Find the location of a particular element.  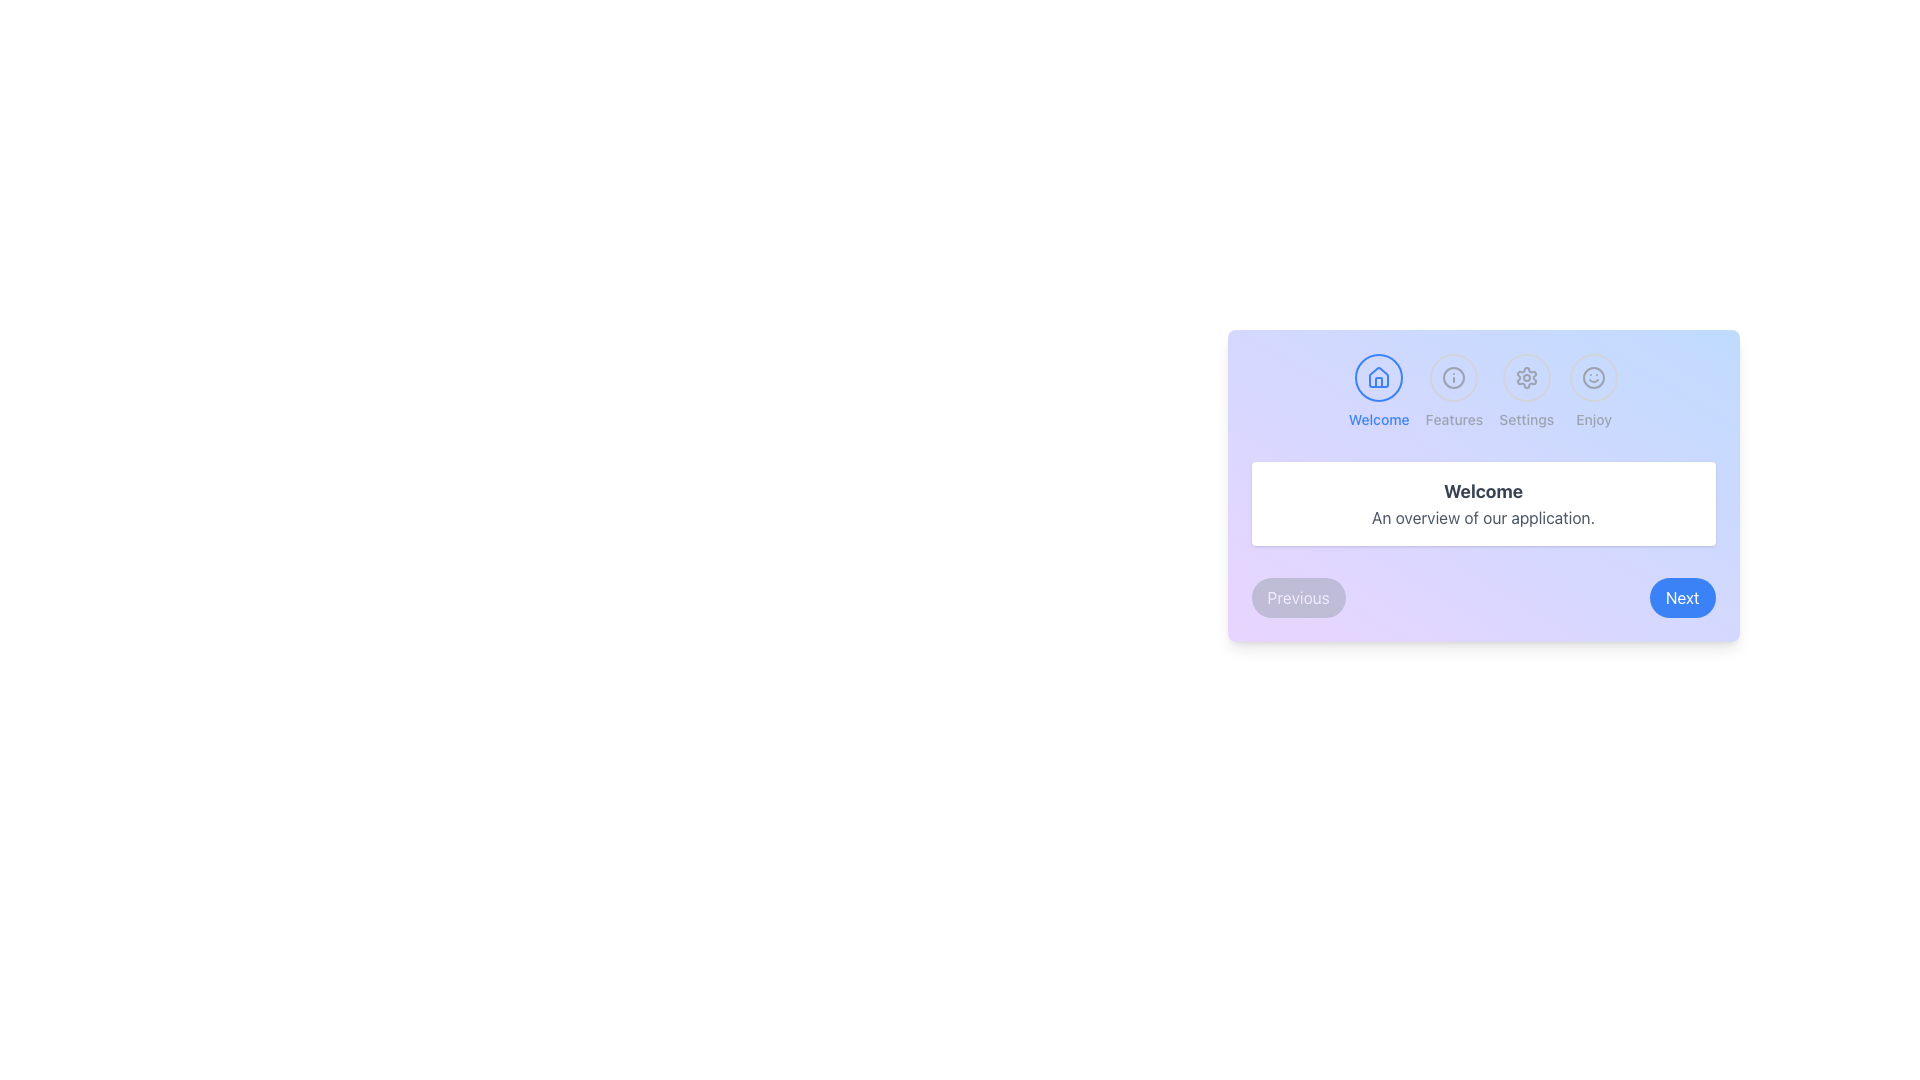

the settings icon, which is a gear-like shape in light gray color located in the top-right section of the card interface, as the third icon among four options is located at coordinates (1525, 378).